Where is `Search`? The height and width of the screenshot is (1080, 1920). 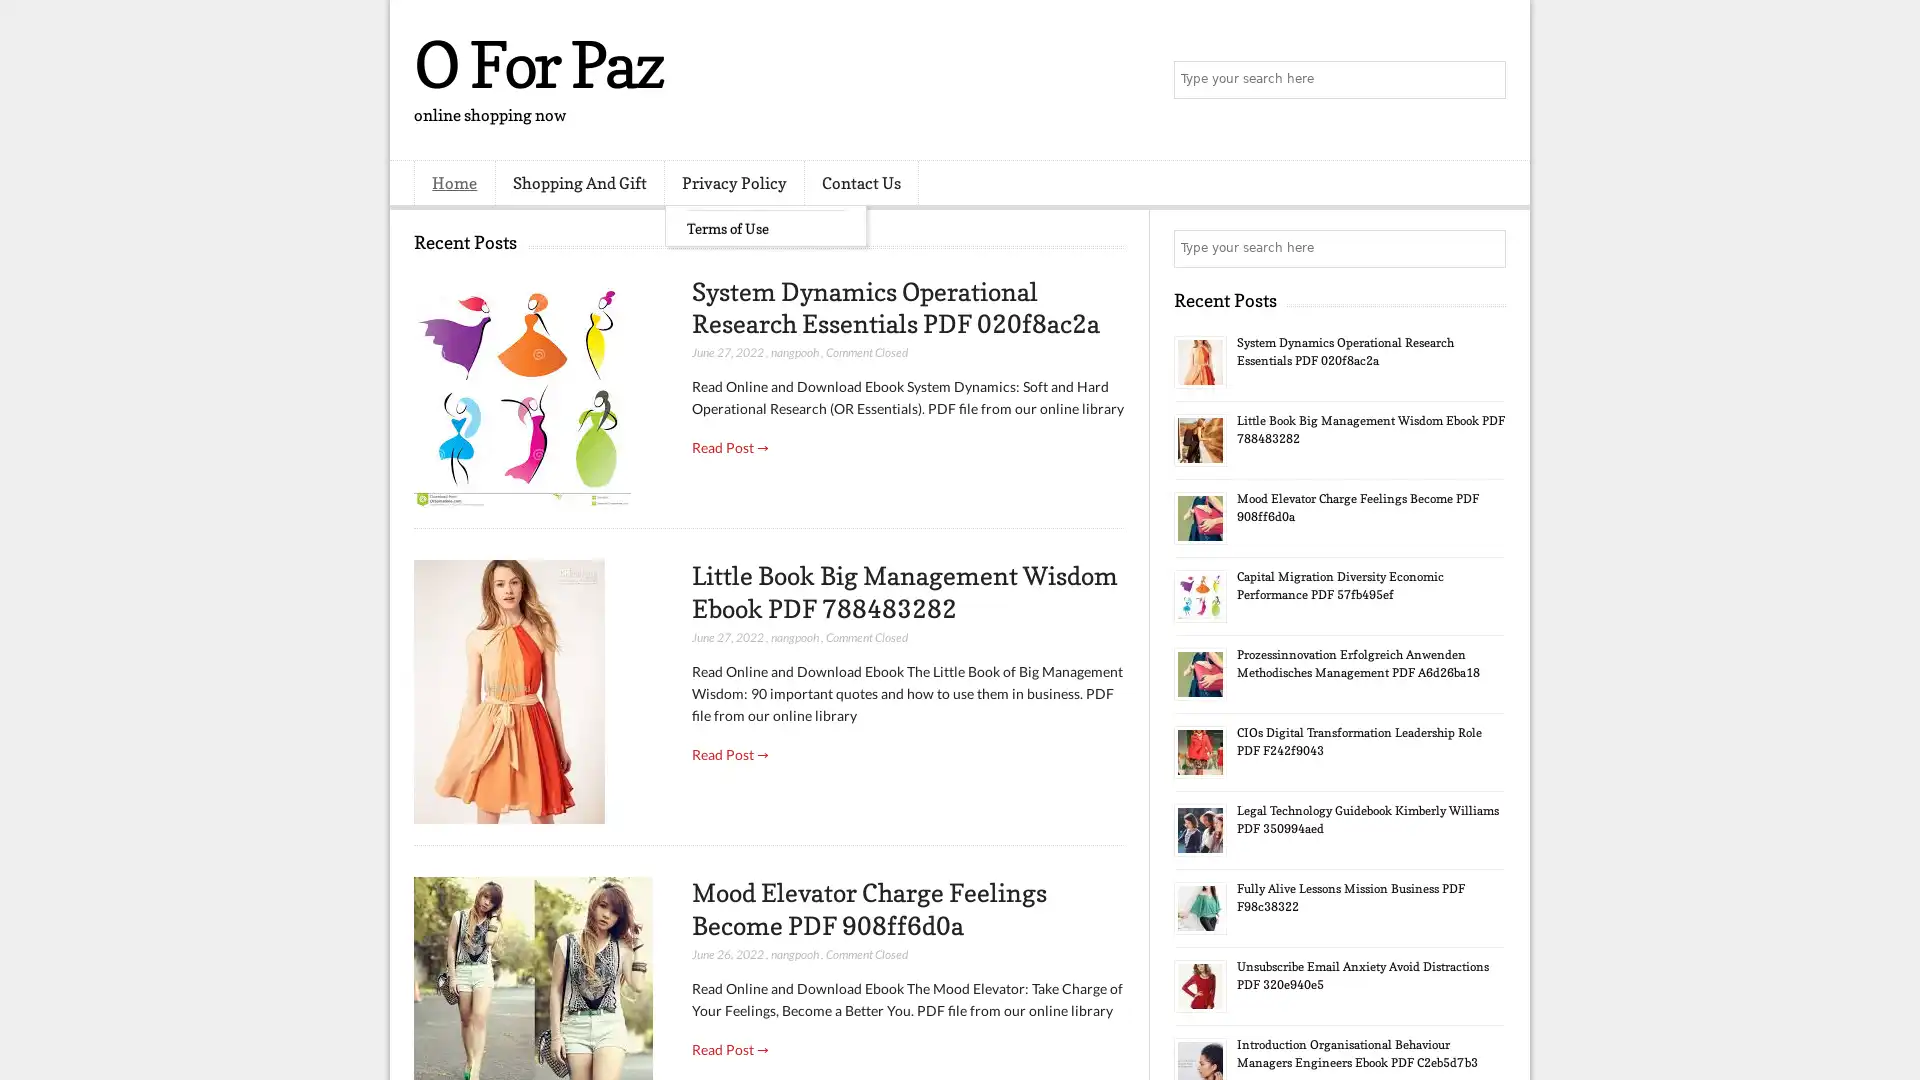
Search is located at coordinates (1485, 80).